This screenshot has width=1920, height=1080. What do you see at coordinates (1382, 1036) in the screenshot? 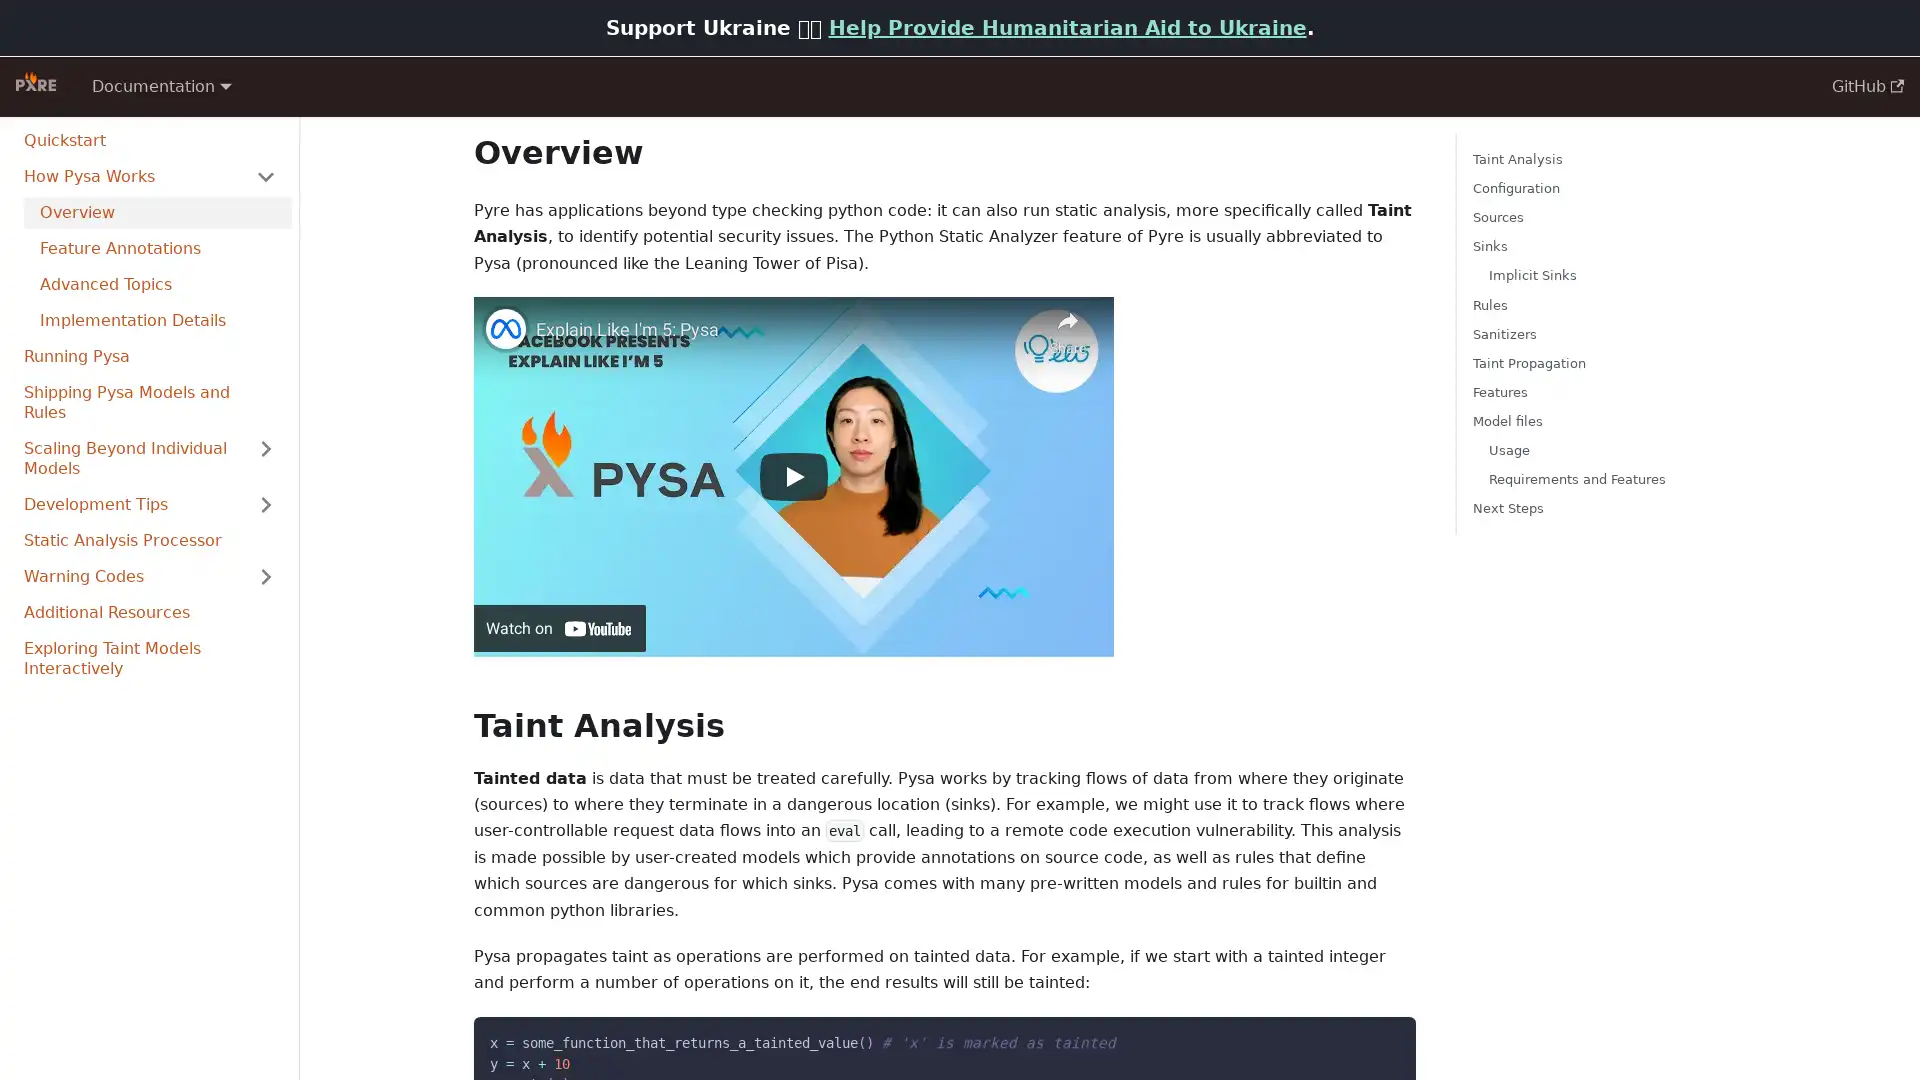
I see `Copy code to clipboard` at bounding box center [1382, 1036].